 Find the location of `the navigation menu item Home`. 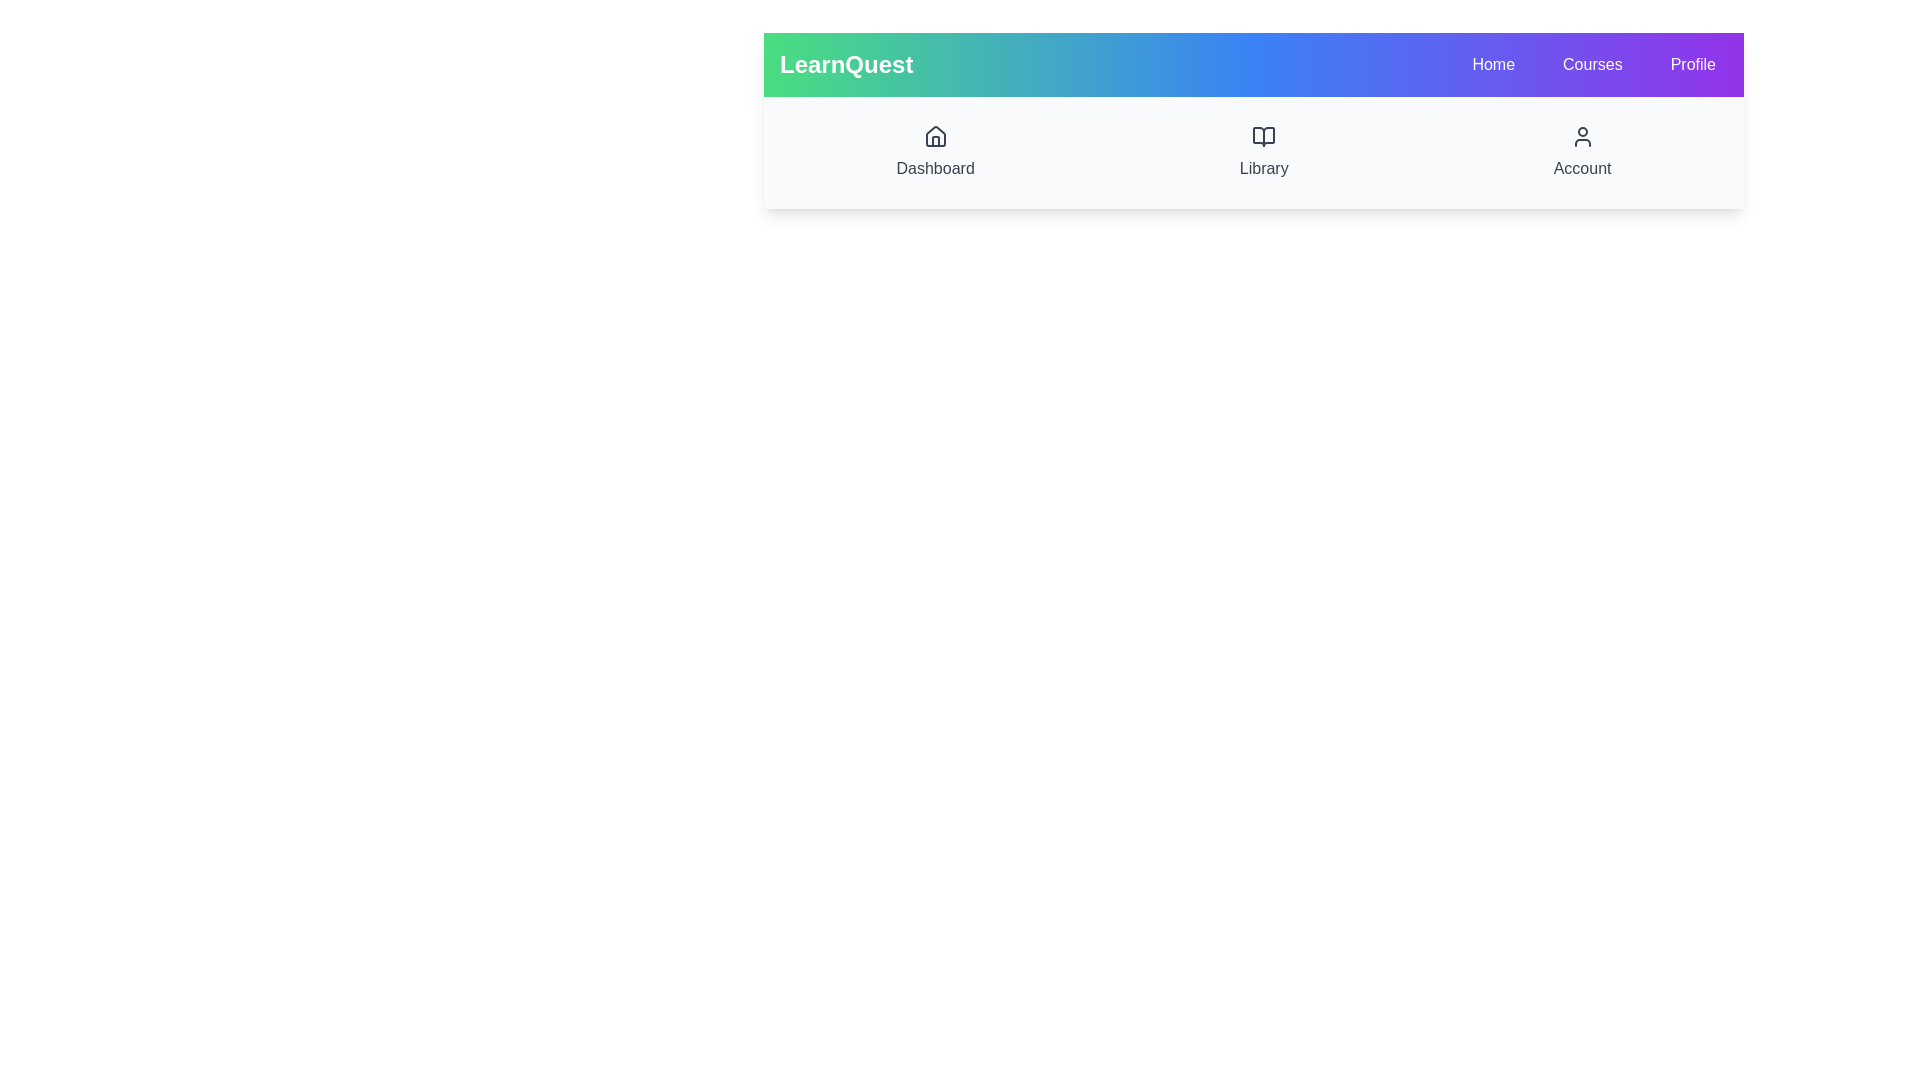

the navigation menu item Home is located at coordinates (1493, 64).